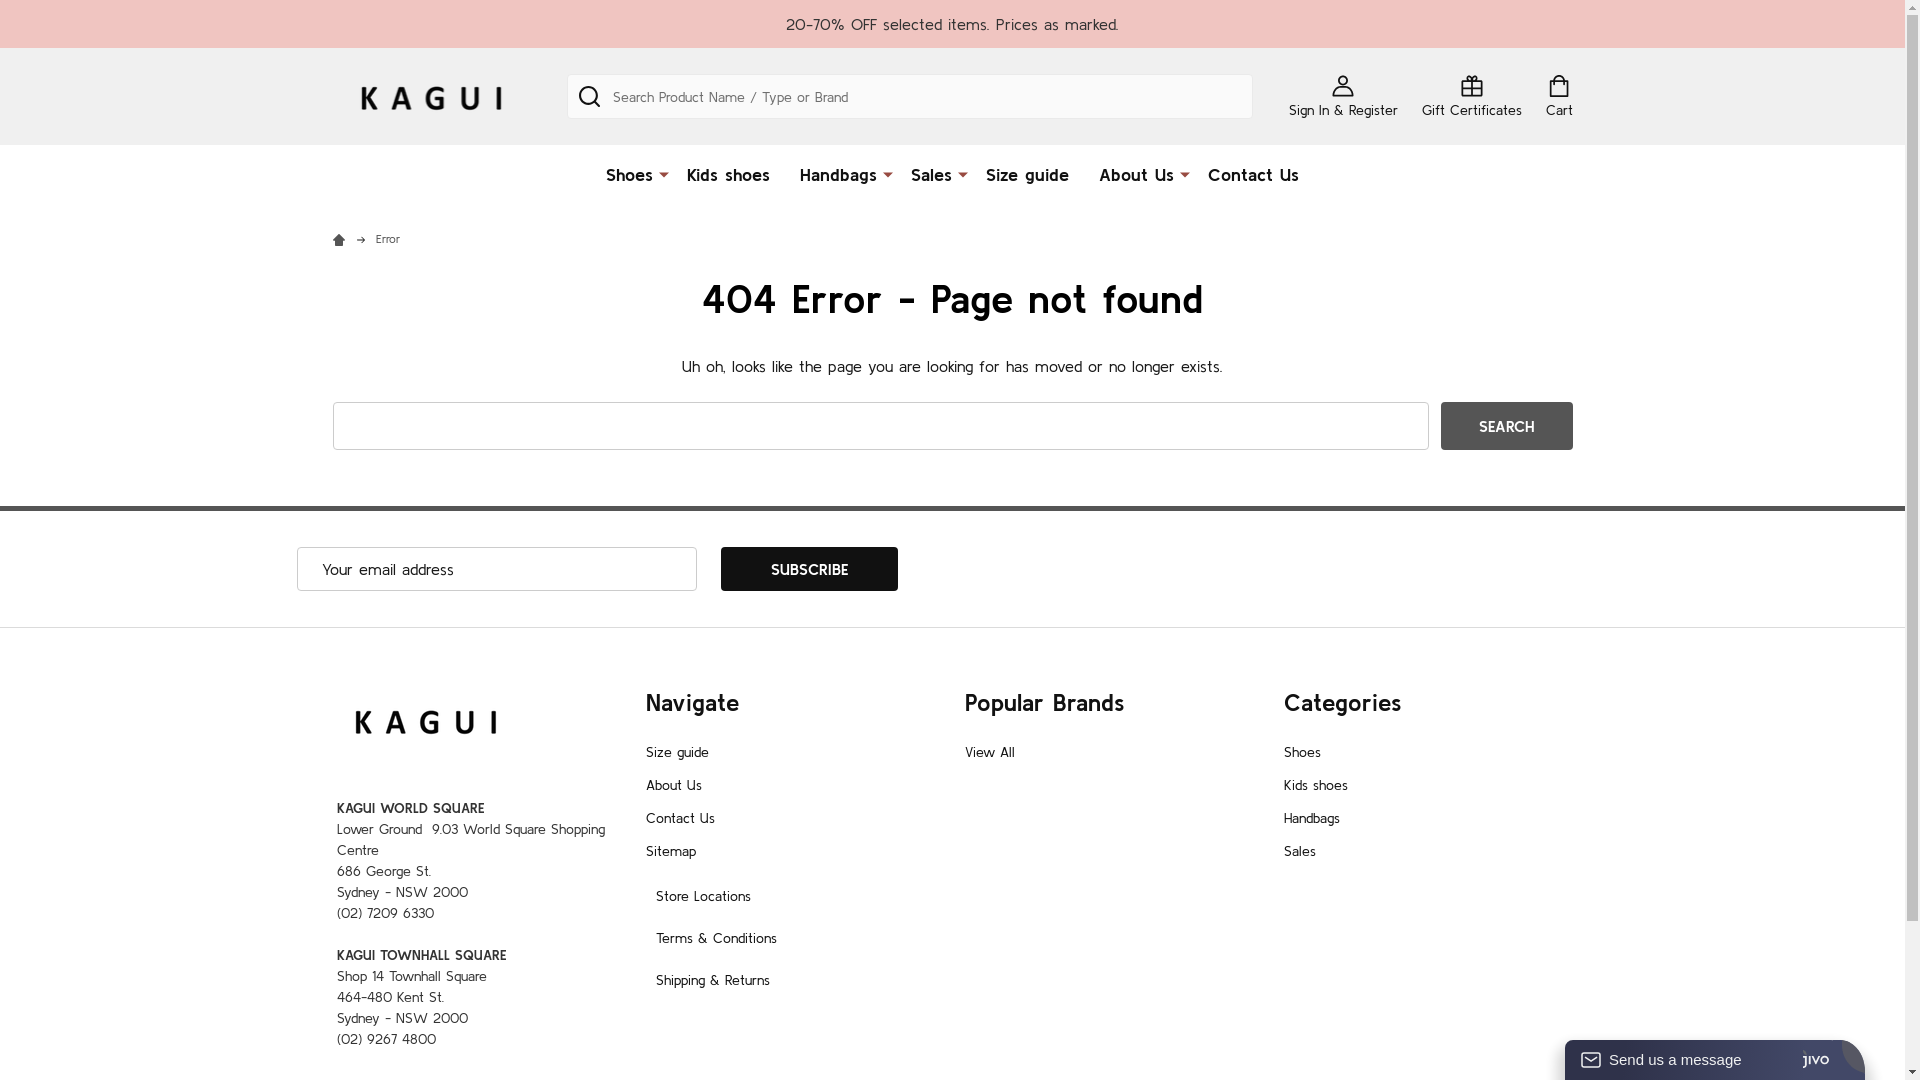  I want to click on 'Shoes', so click(623, 173).